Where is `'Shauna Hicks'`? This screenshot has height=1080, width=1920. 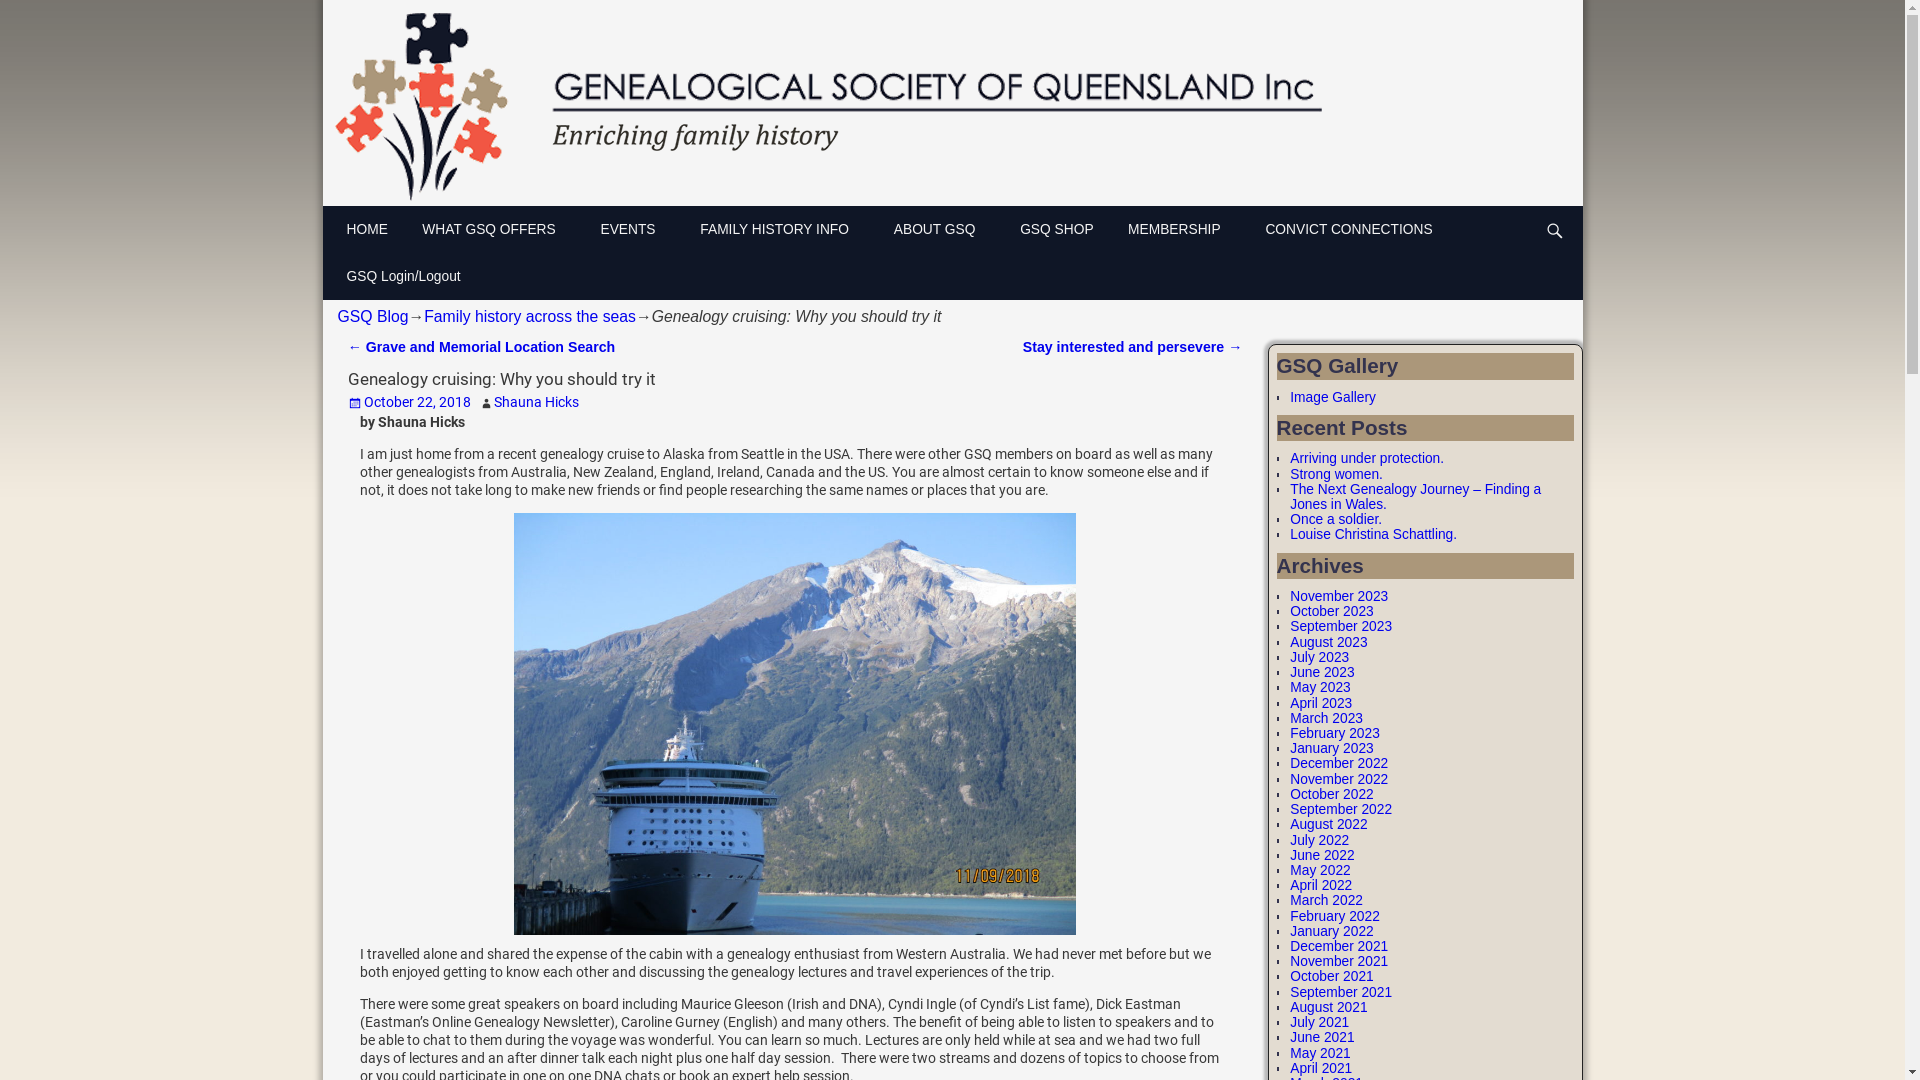
'Shauna Hicks' is located at coordinates (536, 401).